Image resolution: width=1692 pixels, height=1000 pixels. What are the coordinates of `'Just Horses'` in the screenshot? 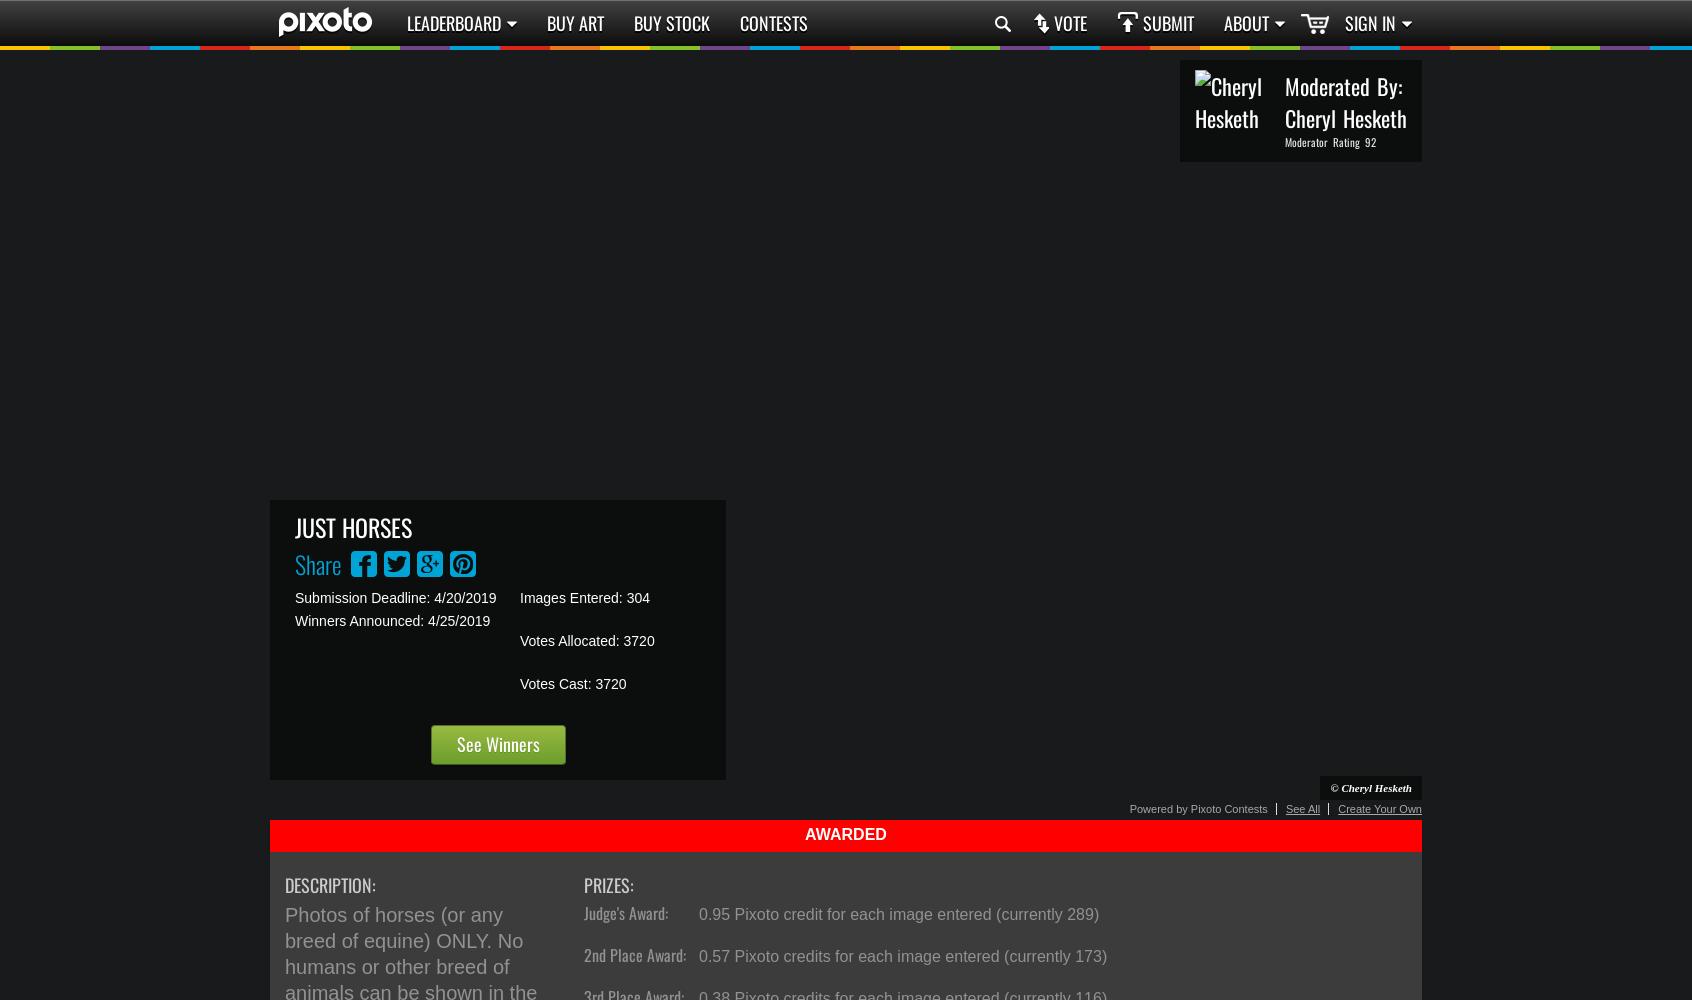 It's located at (352, 526).